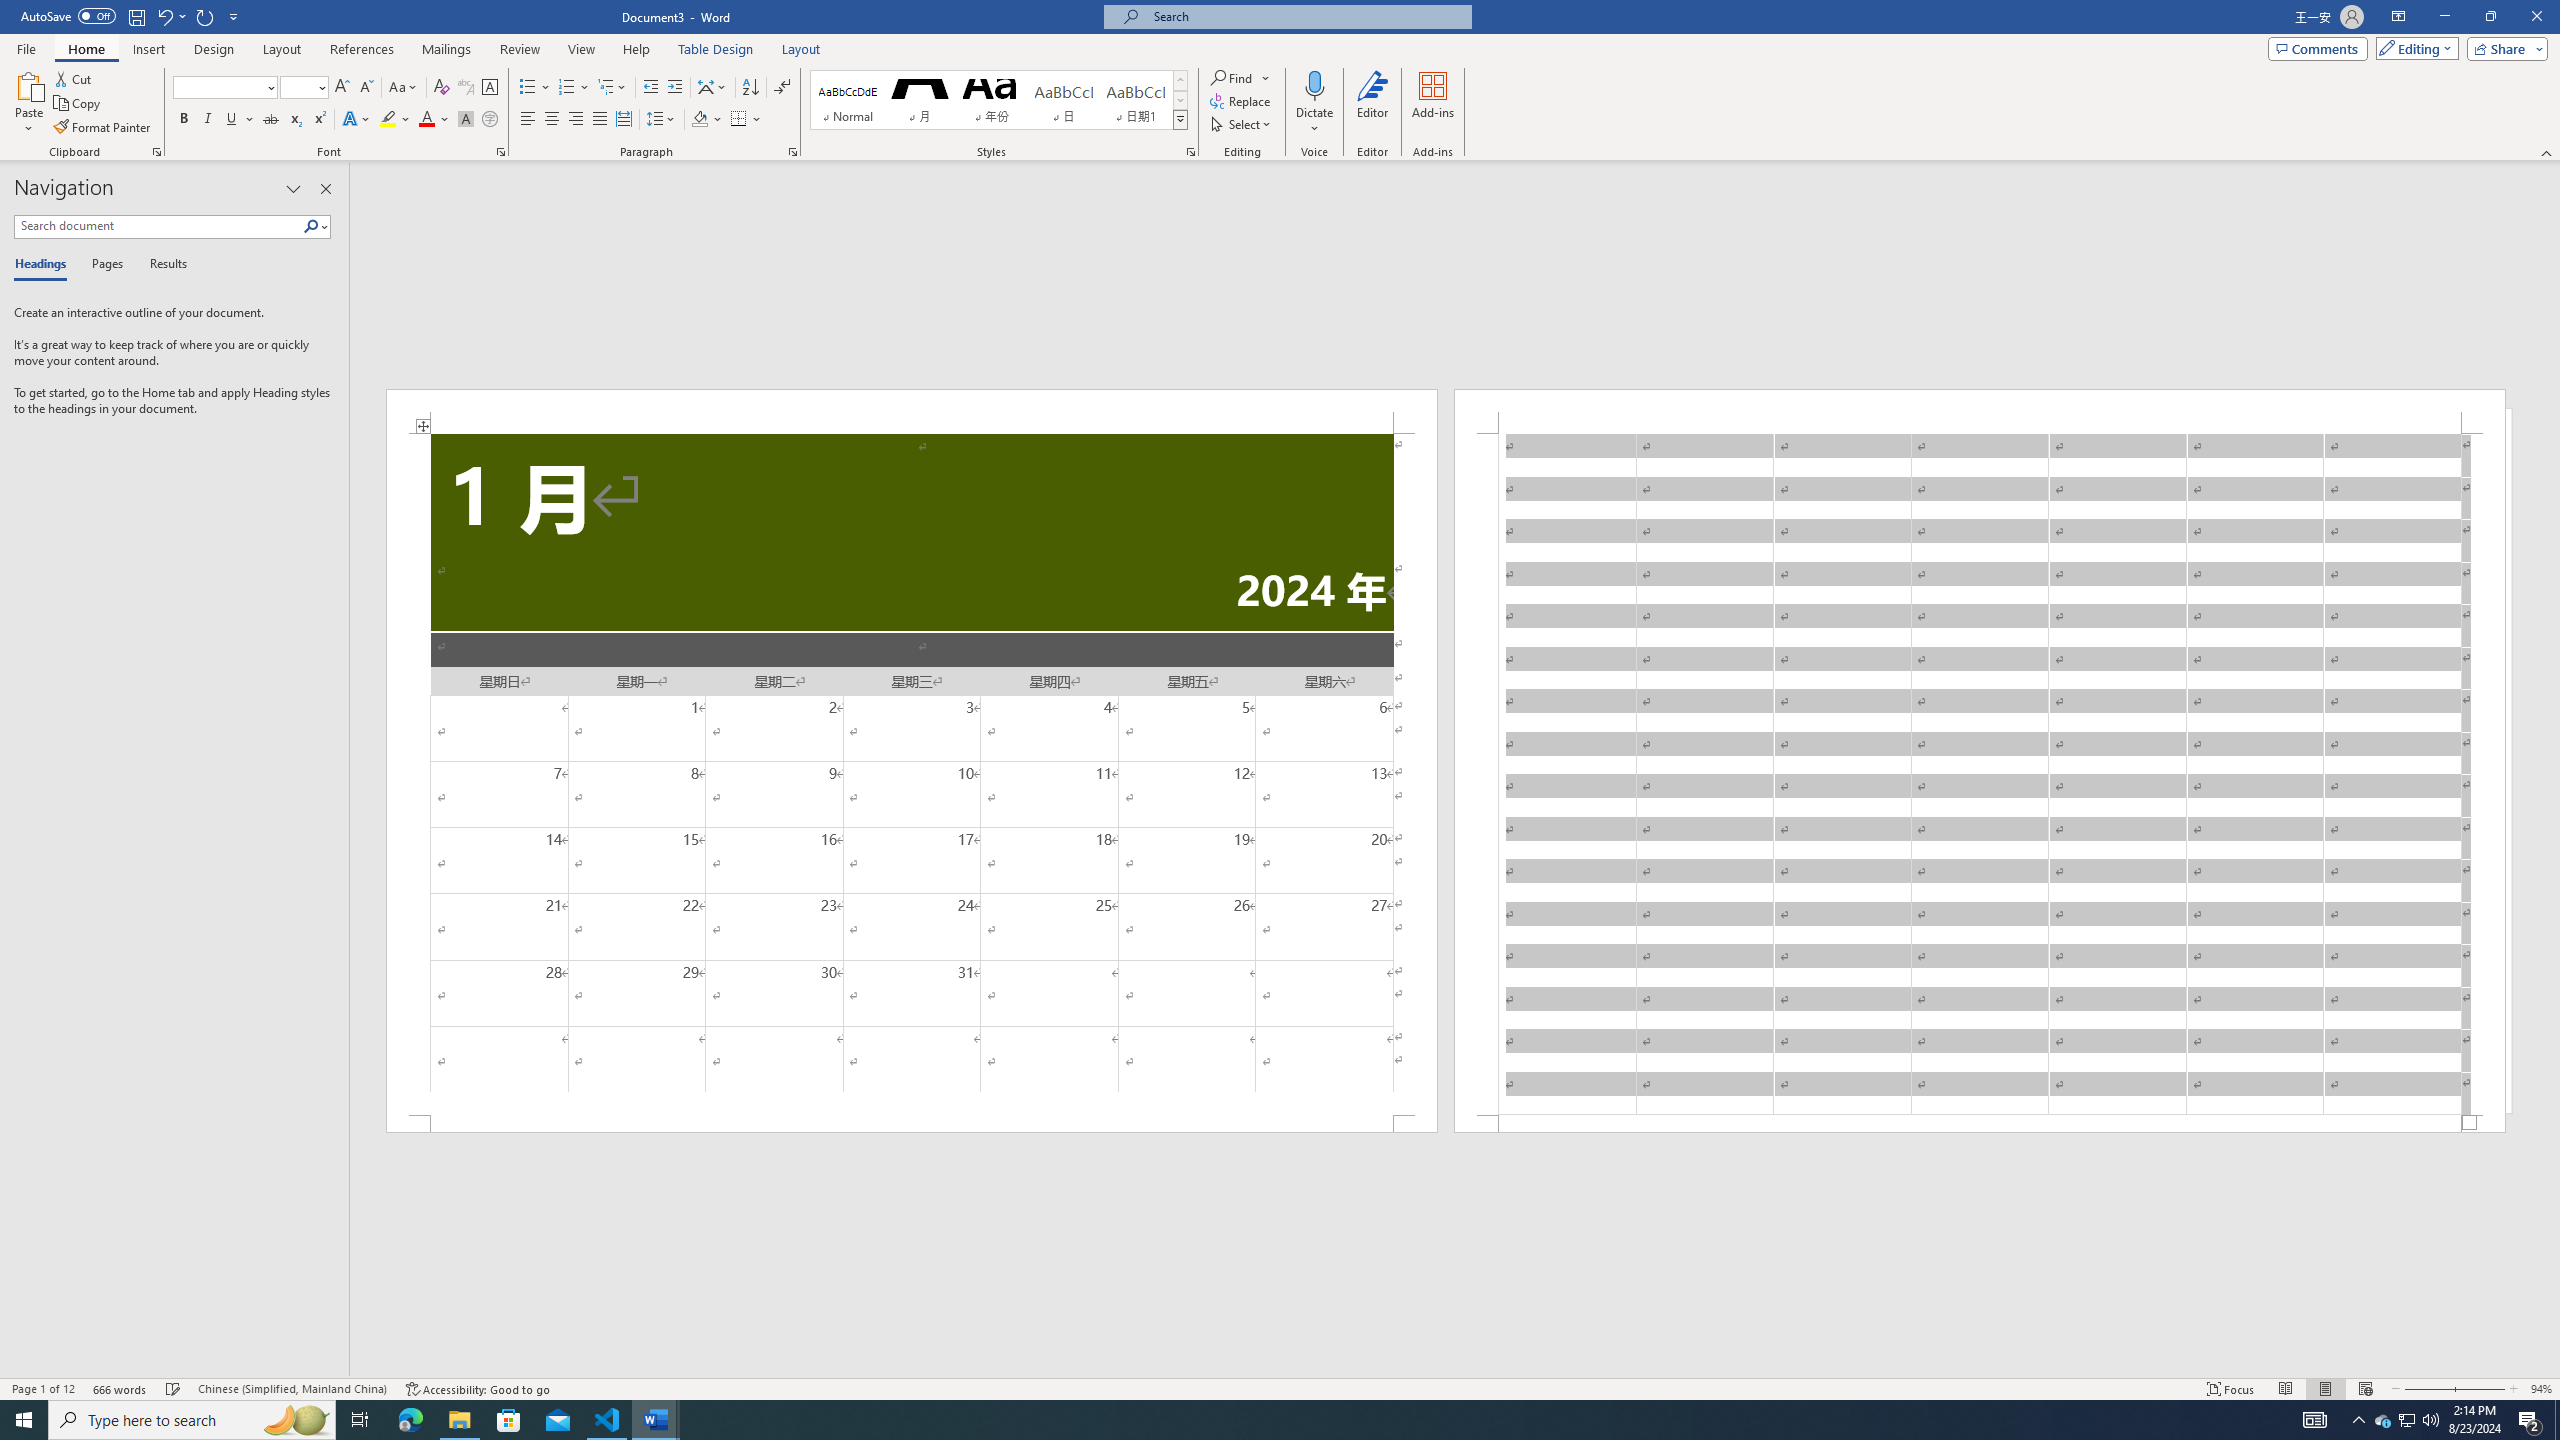  What do you see at coordinates (73, 78) in the screenshot?
I see `'Cut'` at bounding box center [73, 78].